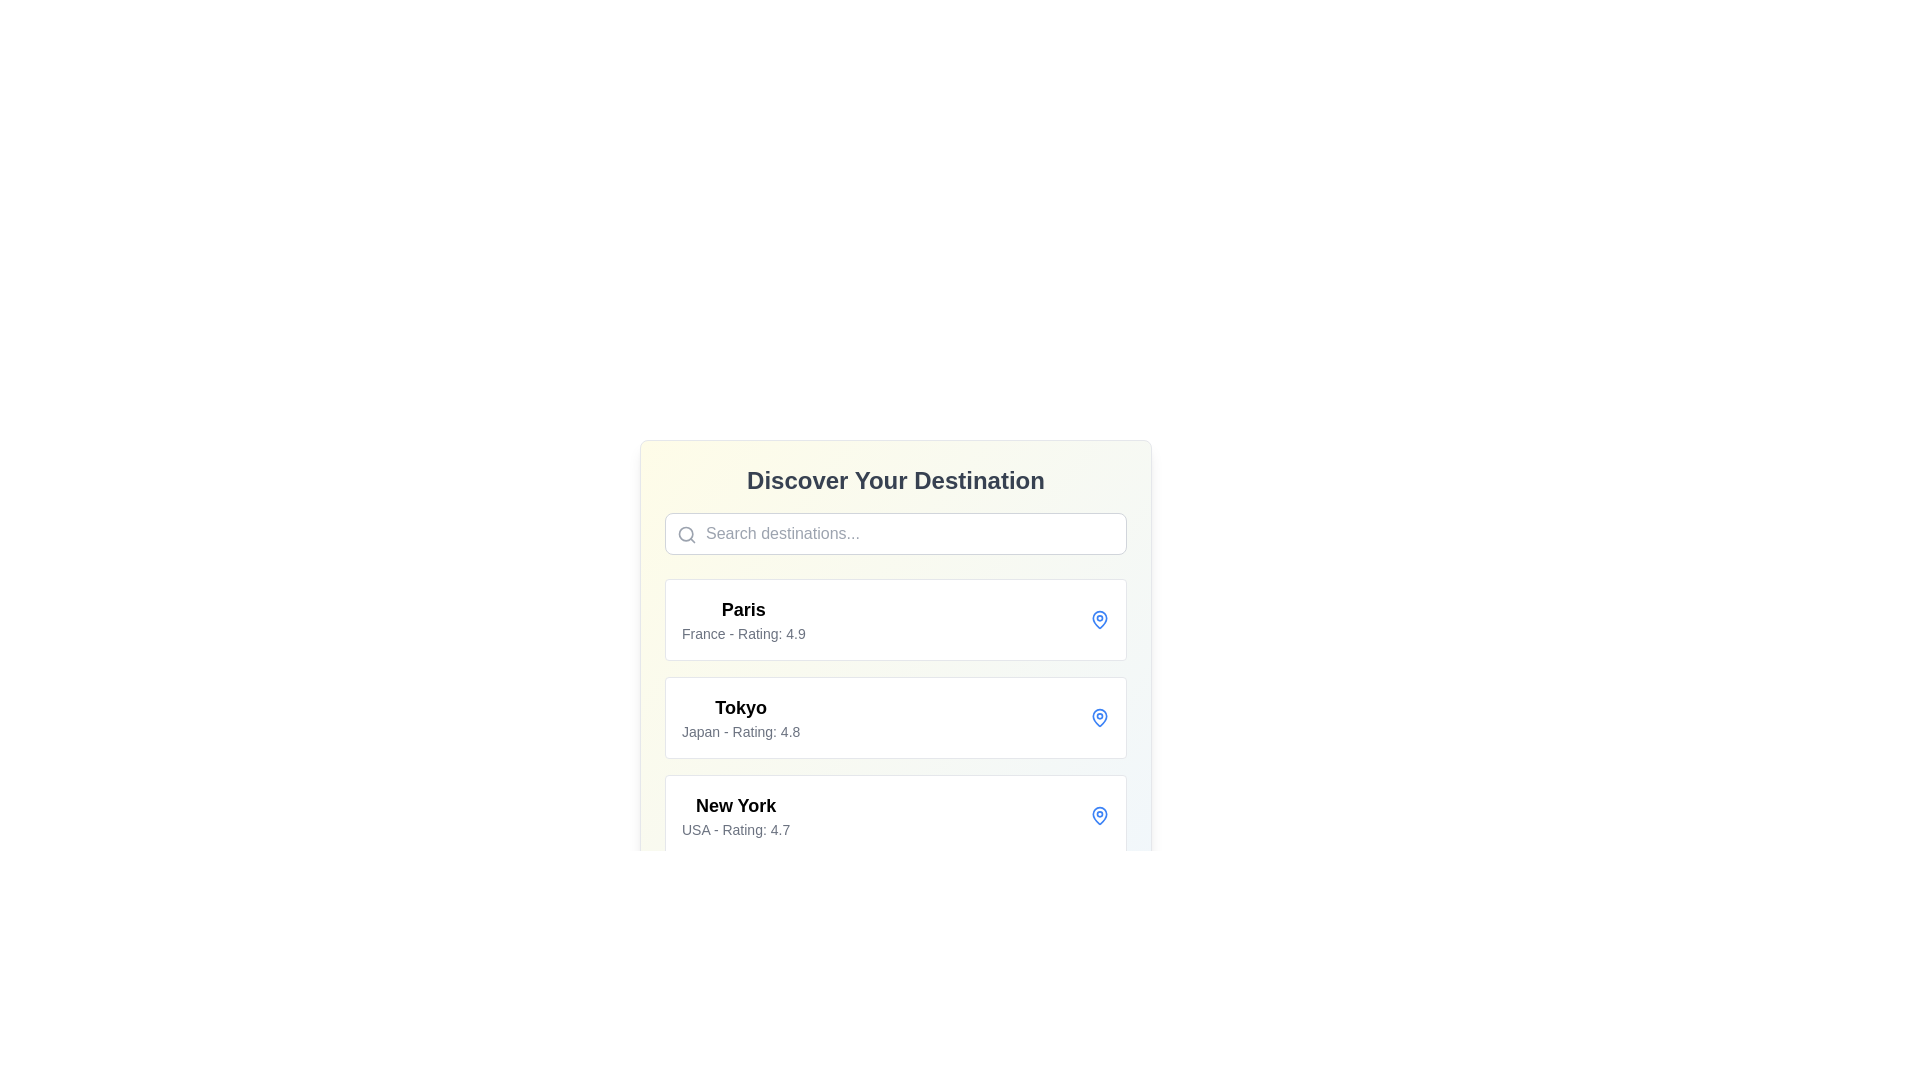 This screenshot has width=1920, height=1080. What do you see at coordinates (895, 816) in the screenshot?
I see `the third entry in the list of destinations, which displays a place name and its corresponding information` at bounding box center [895, 816].